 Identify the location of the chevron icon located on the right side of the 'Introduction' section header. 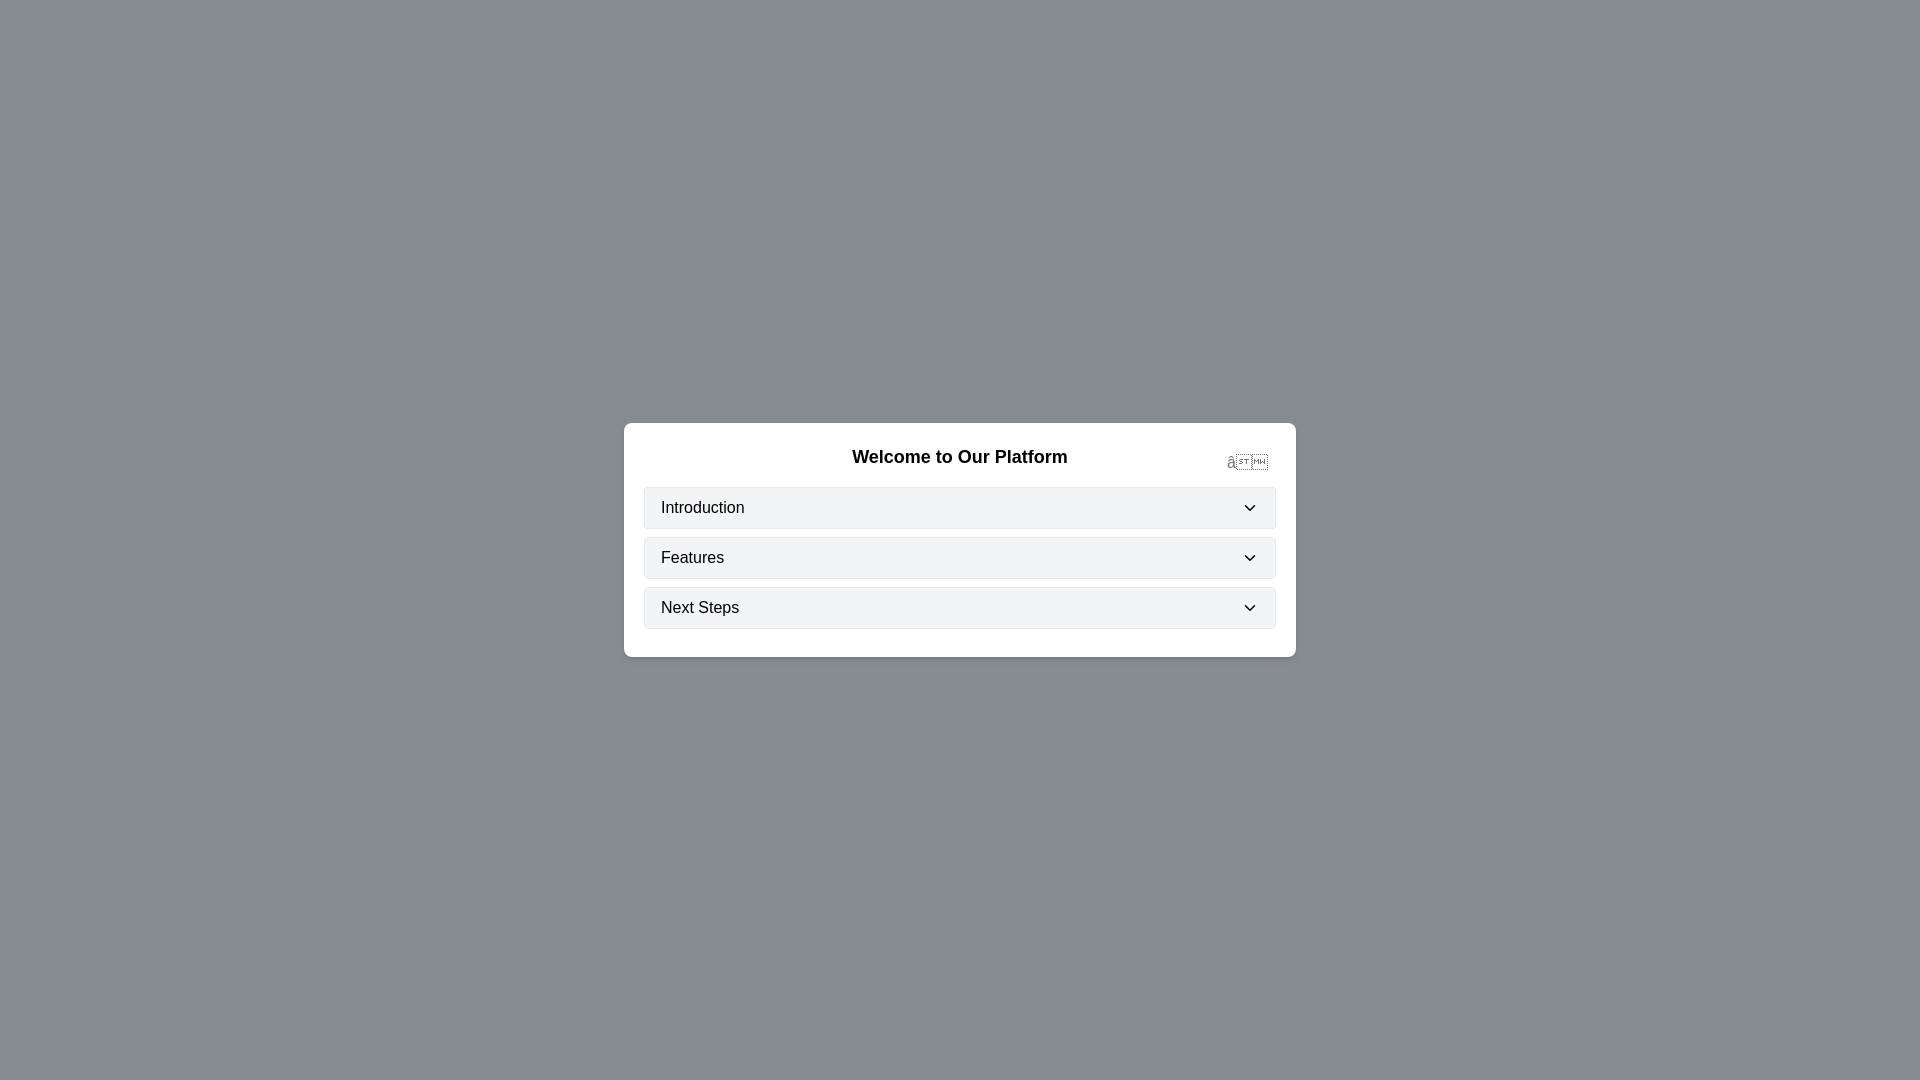
(1248, 507).